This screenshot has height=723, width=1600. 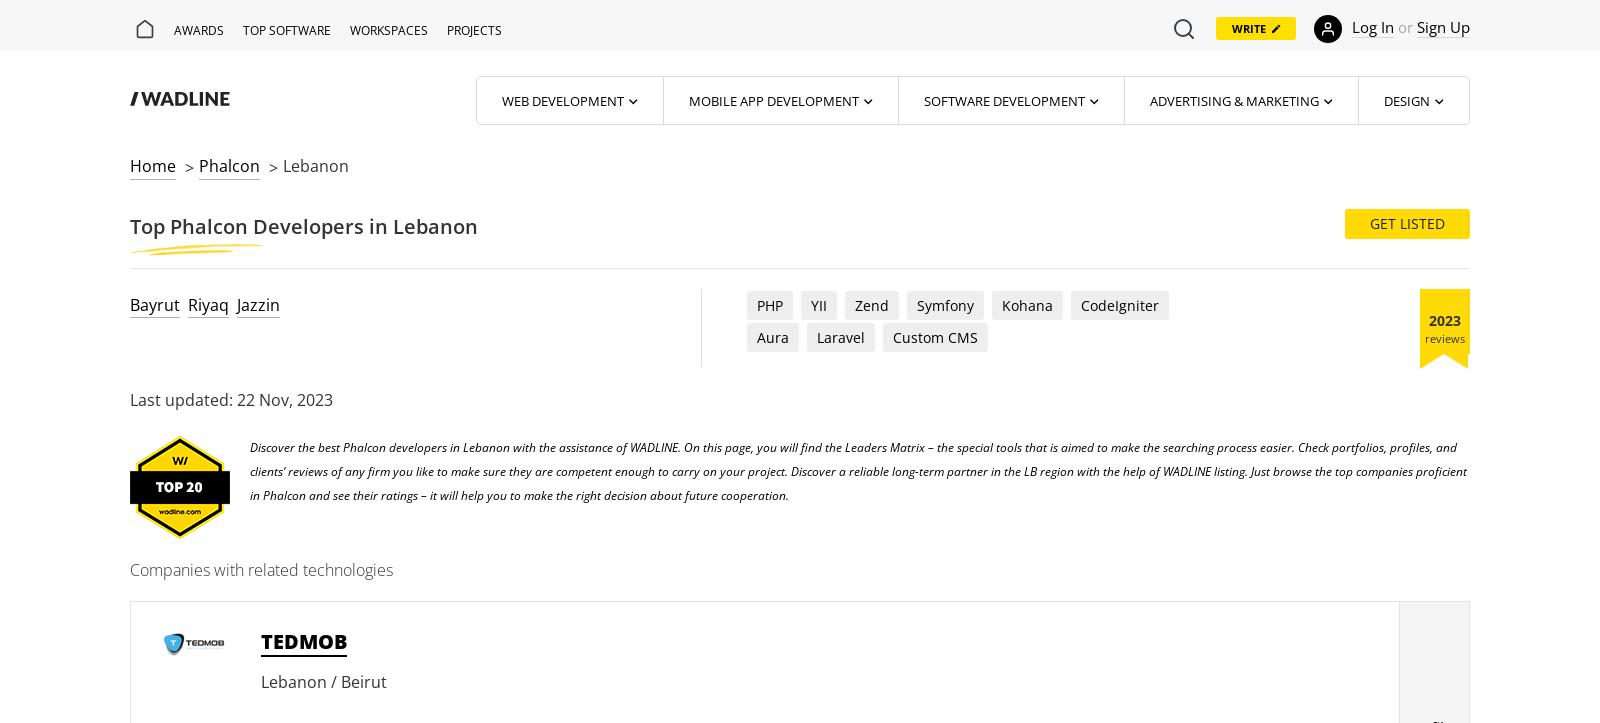 I want to click on 'Custom CMS', so click(x=934, y=336).